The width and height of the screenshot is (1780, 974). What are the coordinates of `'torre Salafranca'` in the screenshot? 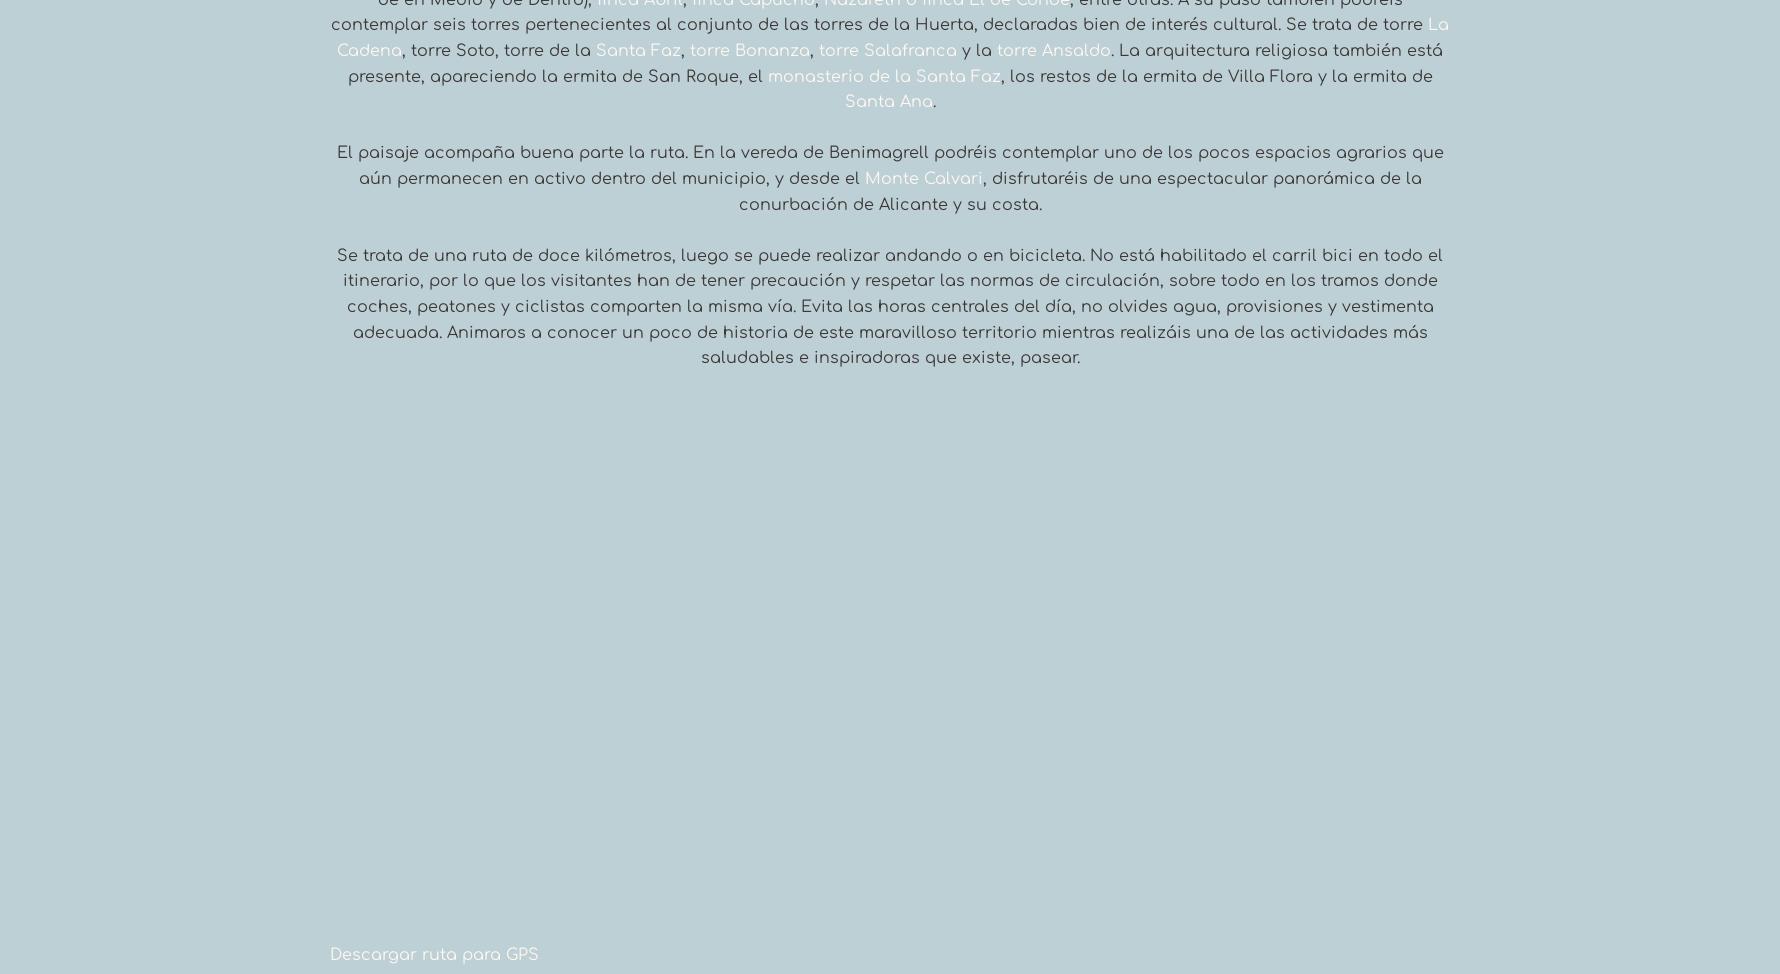 It's located at (817, 51).